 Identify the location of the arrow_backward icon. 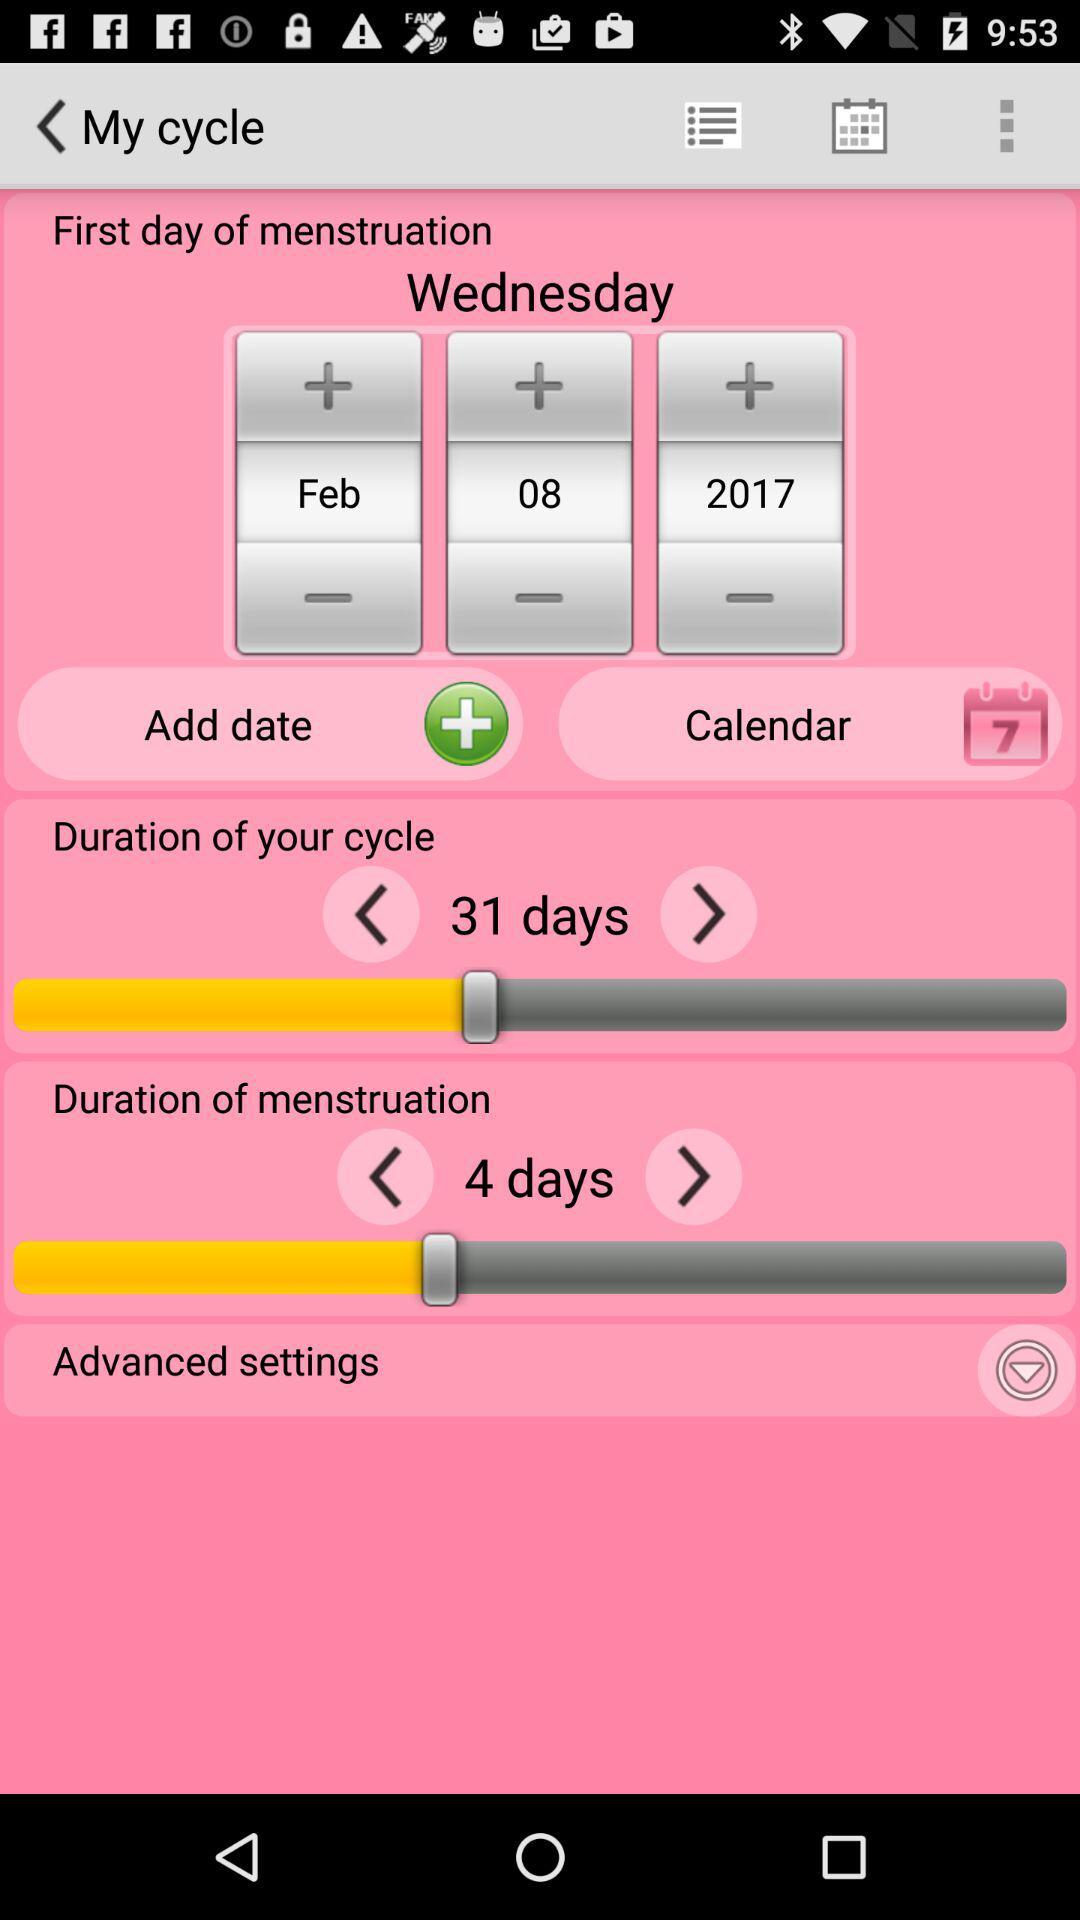
(371, 978).